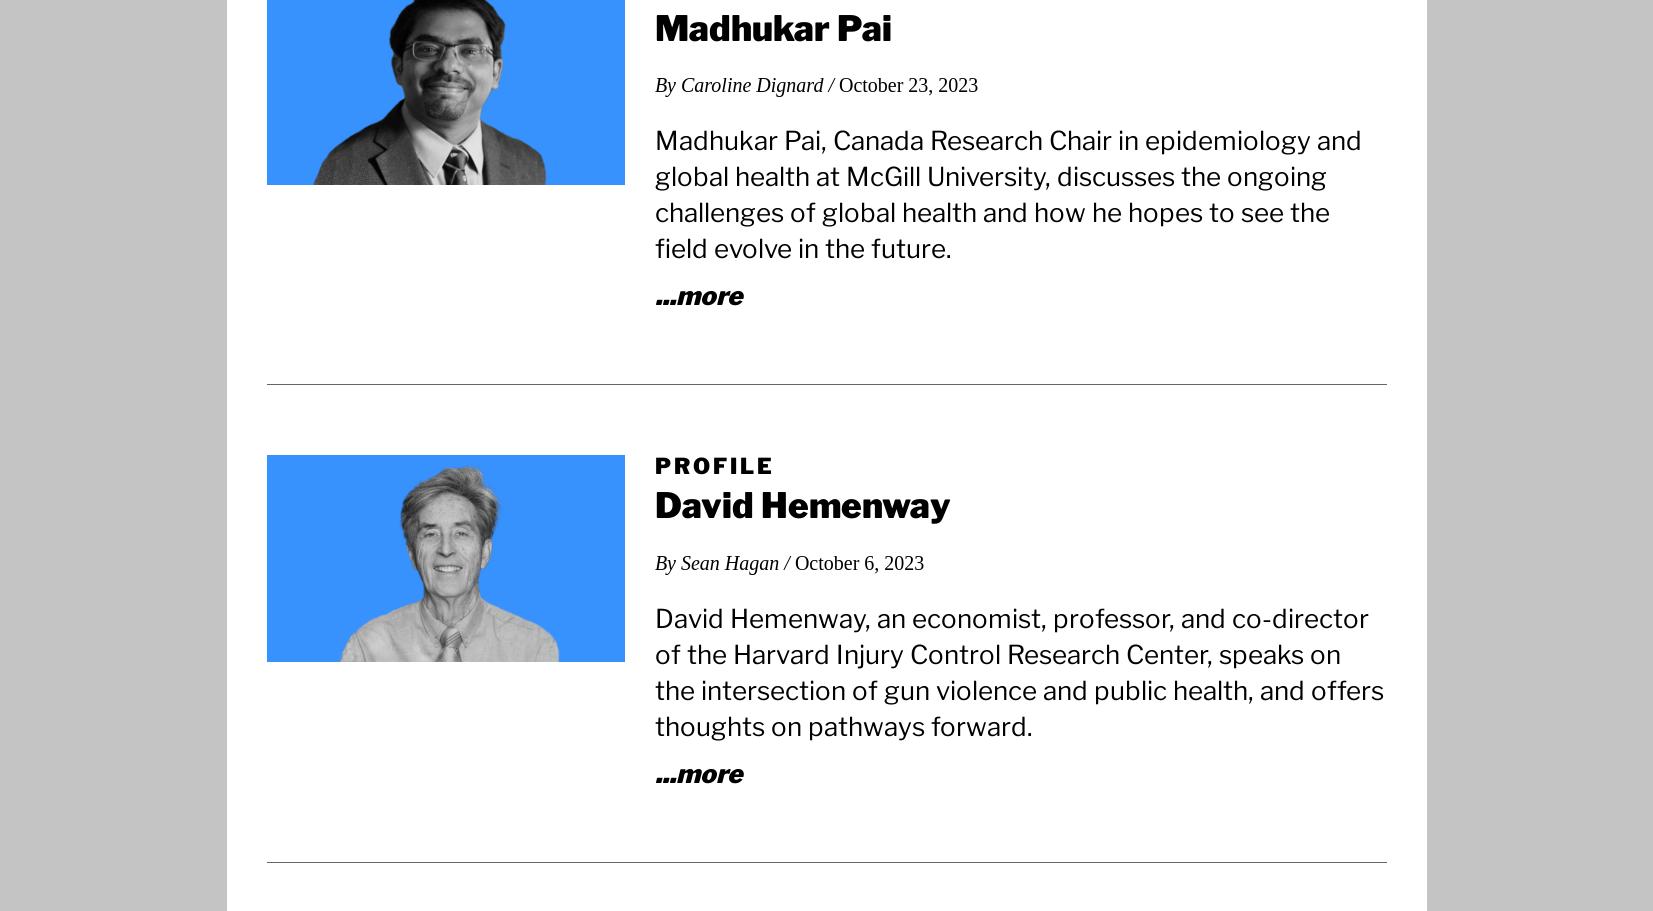 The image size is (1653, 911). Describe the element at coordinates (801, 505) in the screenshot. I see `'David Hemenway'` at that location.